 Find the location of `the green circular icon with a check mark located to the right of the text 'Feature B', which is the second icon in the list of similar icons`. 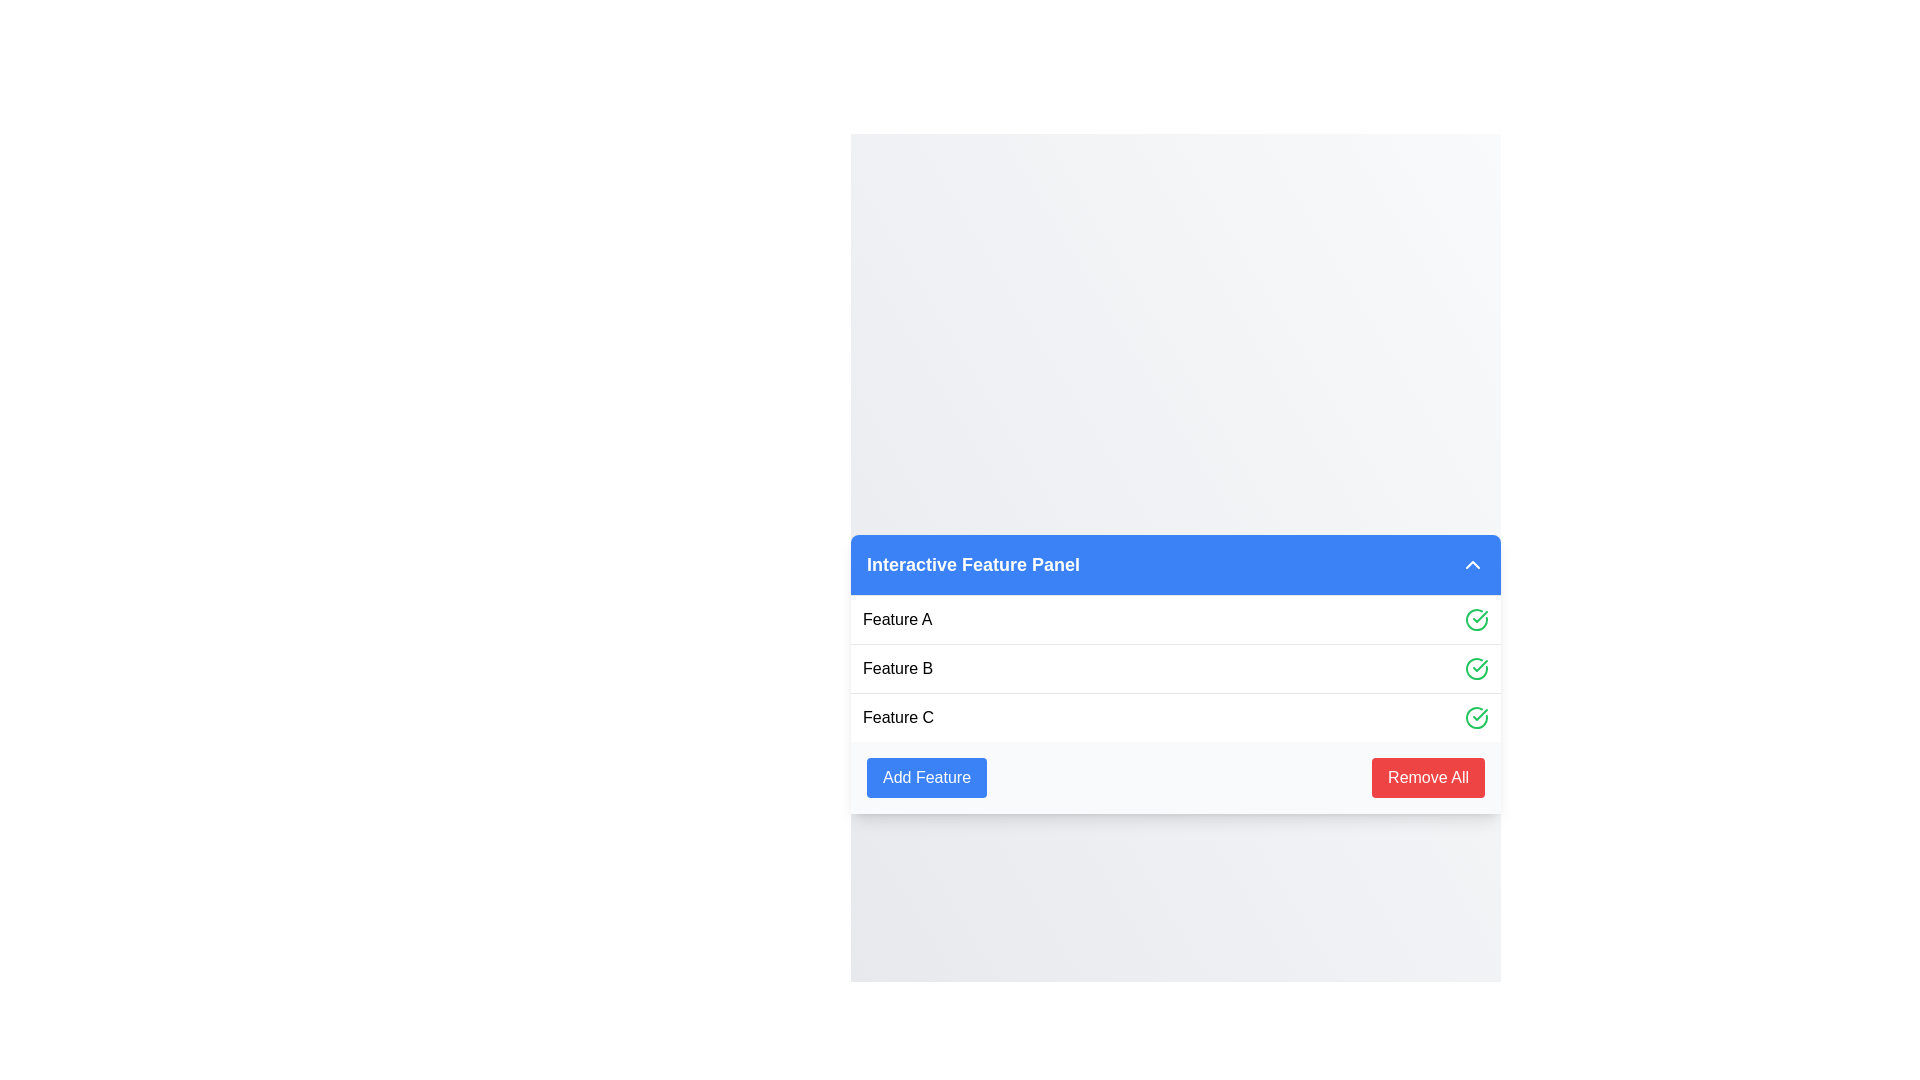

the green circular icon with a check mark located to the right of the text 'Feature B', which is the second icon in the list of similar icons is located at coordinates (1477, 667).